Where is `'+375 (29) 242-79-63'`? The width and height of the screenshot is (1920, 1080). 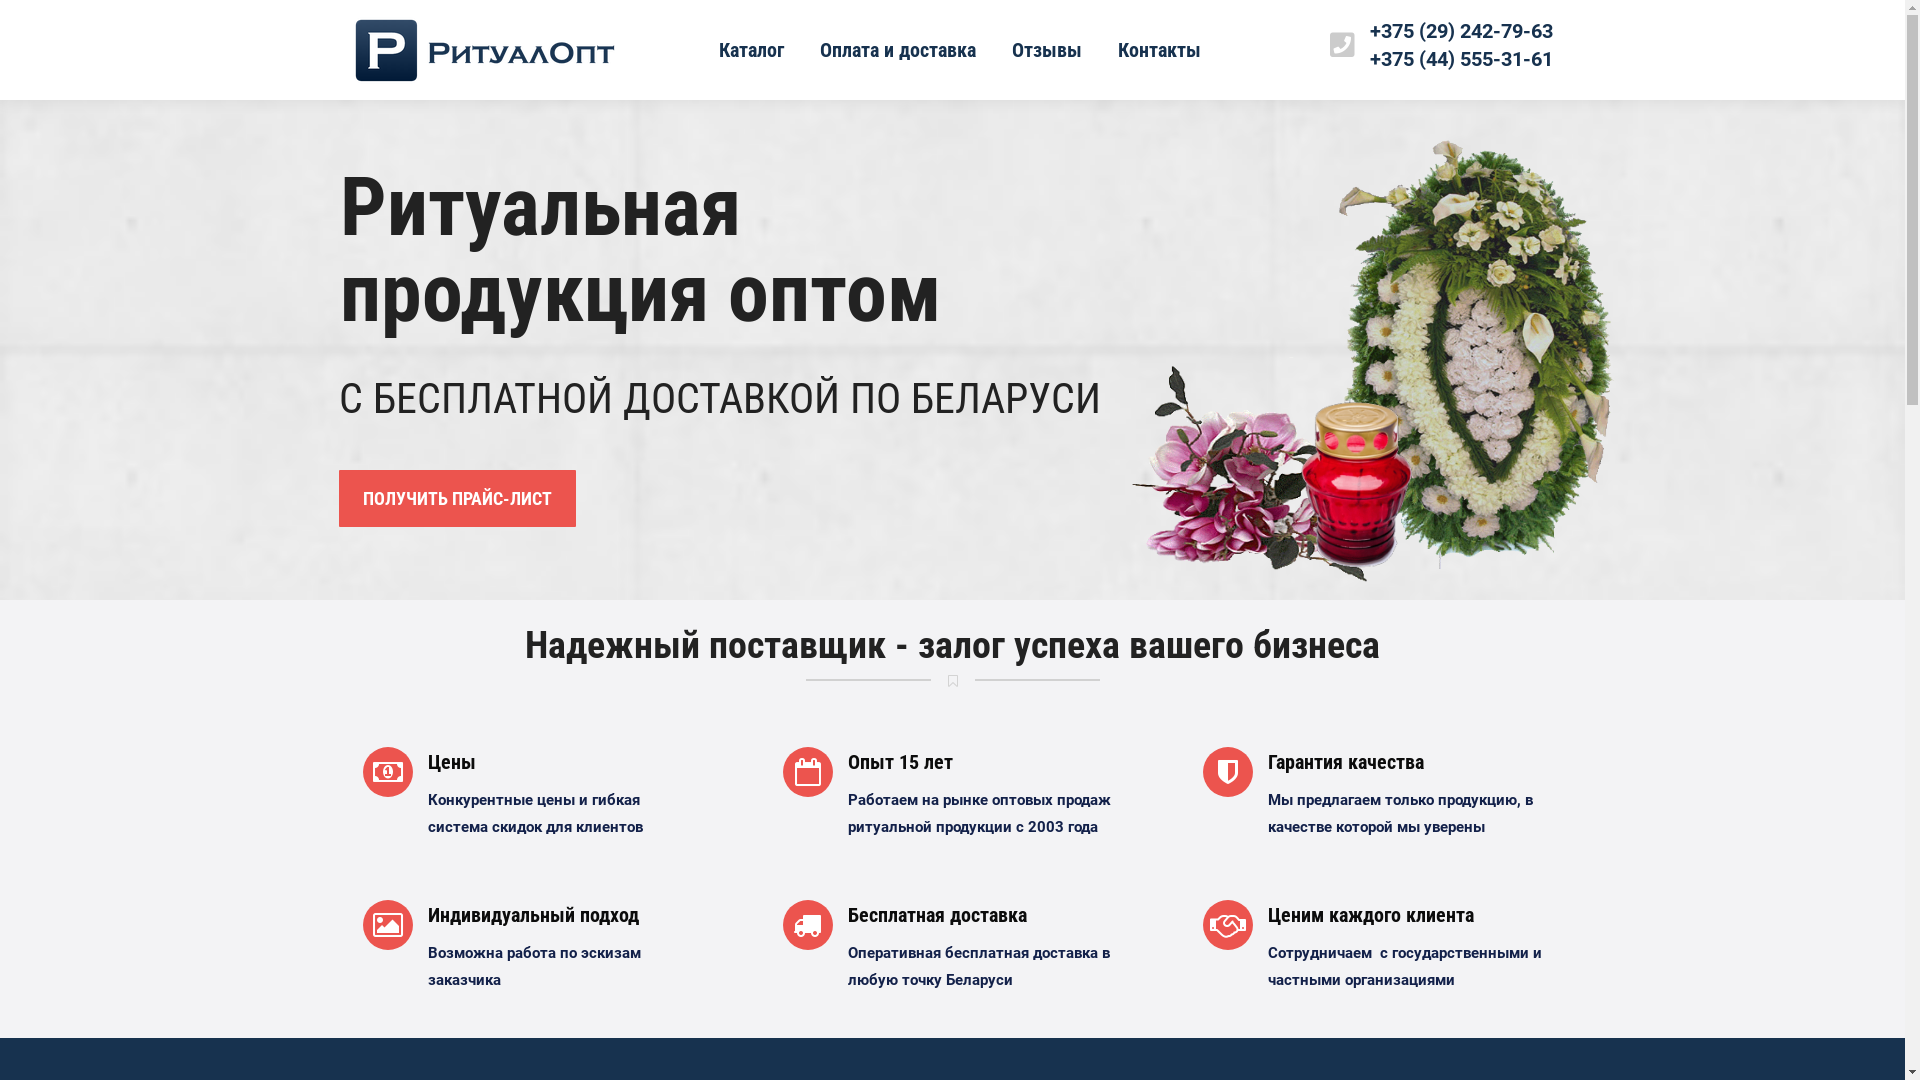 '+375 (29) 242-79-63' is located at coordinates (1461, 30).